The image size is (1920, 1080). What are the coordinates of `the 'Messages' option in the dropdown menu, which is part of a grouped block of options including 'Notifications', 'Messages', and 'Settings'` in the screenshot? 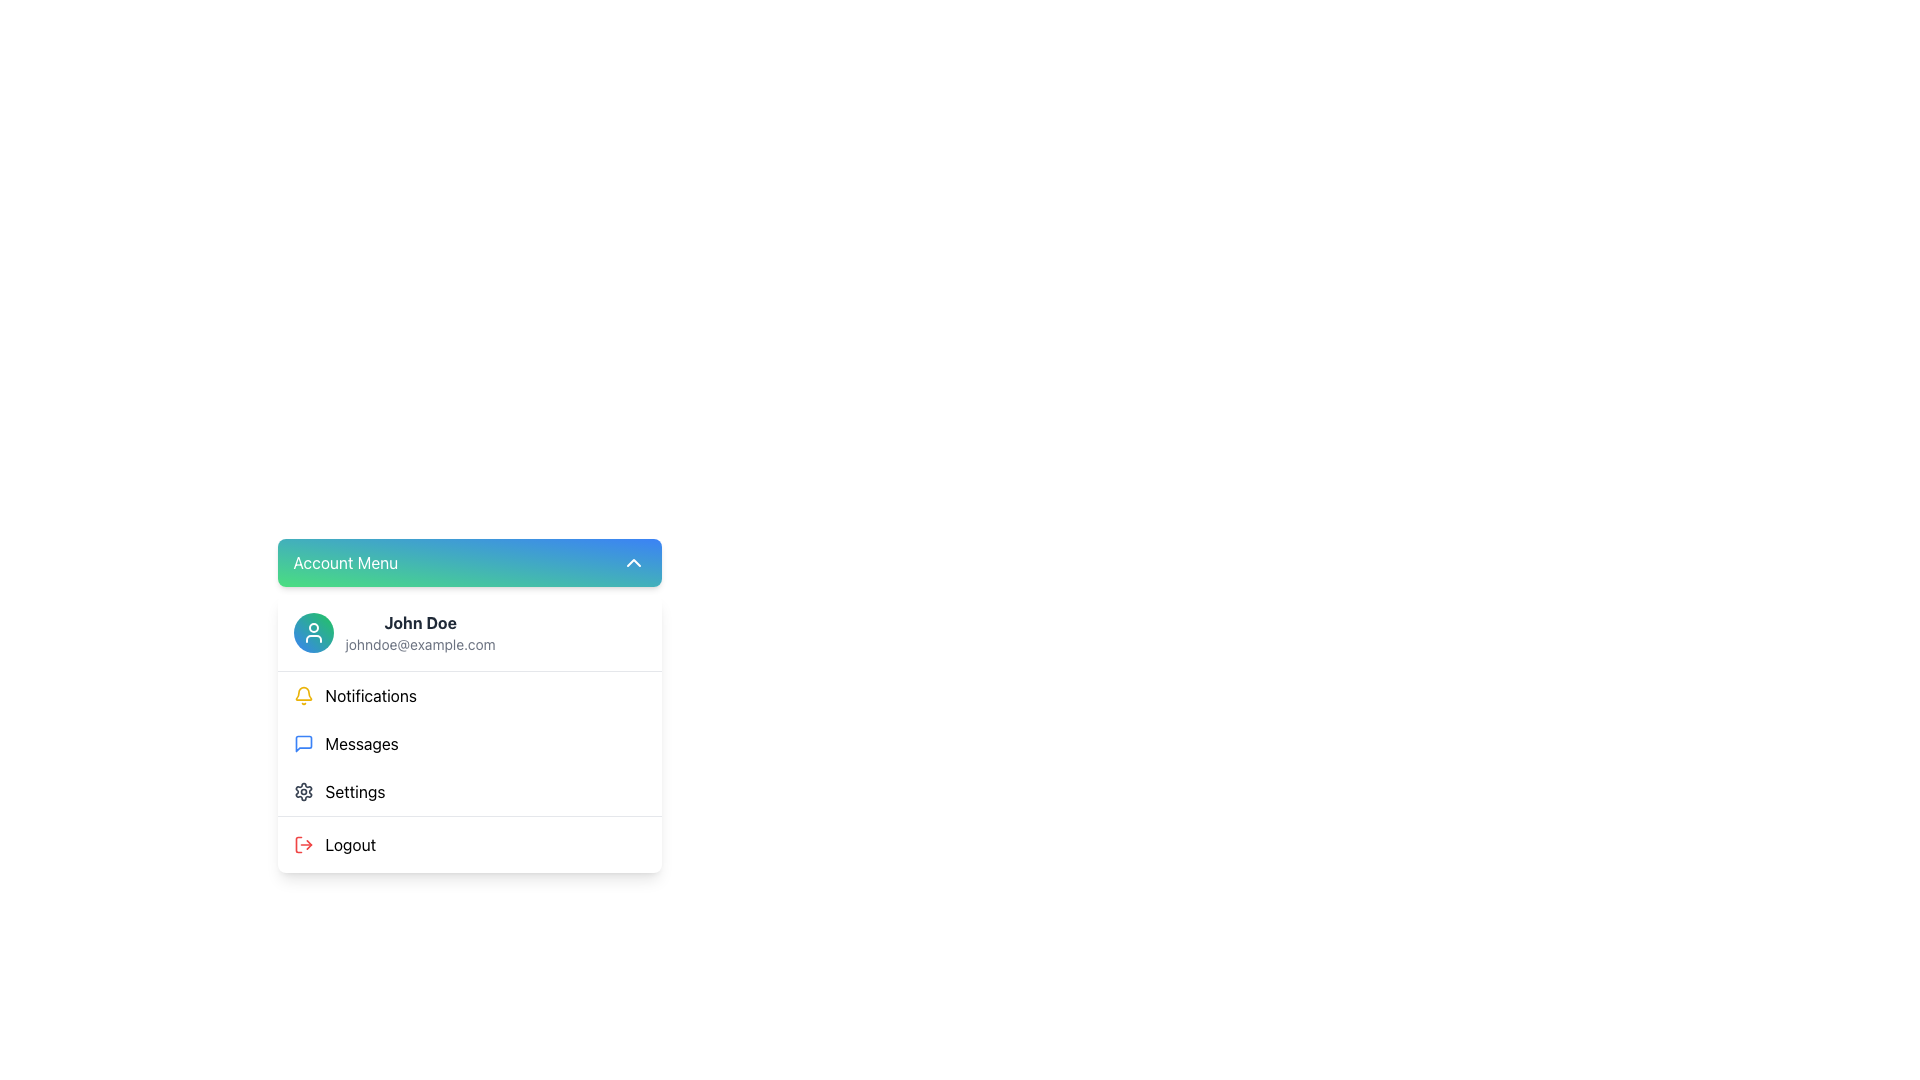 It's located at (468, 743).